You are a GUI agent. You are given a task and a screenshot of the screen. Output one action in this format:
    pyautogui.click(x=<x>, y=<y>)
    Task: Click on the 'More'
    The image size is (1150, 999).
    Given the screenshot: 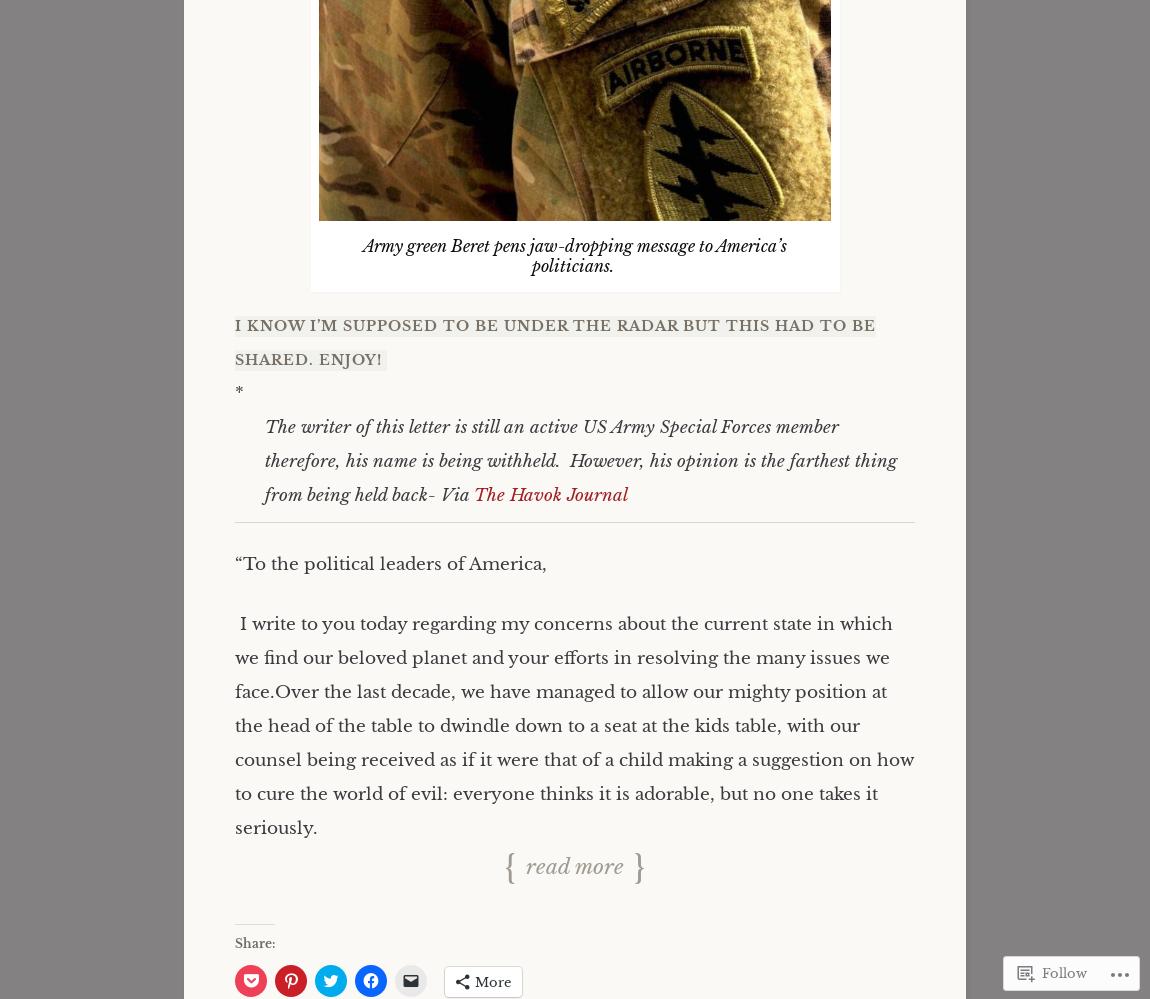 What is the action you would take?
    pyautogui.click(x=493, y=981)
    